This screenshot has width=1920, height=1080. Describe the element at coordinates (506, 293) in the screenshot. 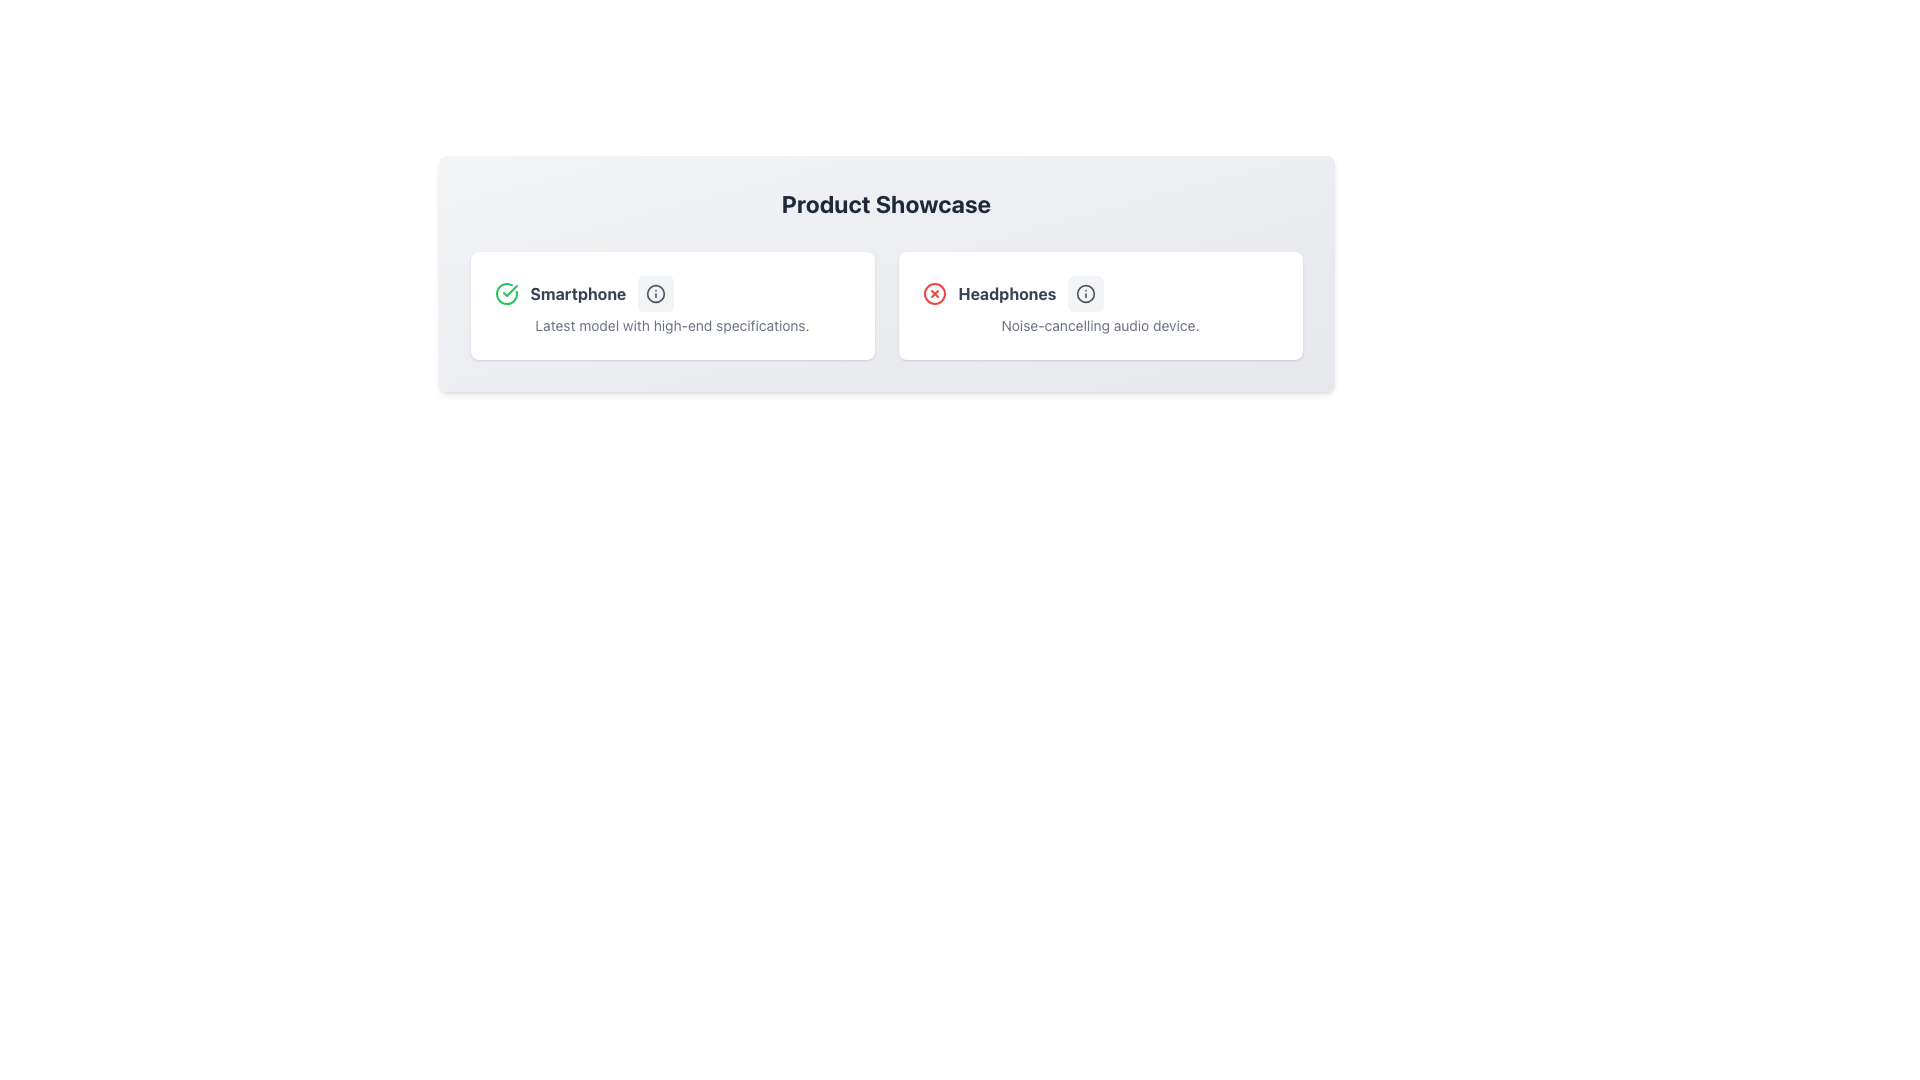

I see `the green circle icon with a white checkmark that indicates success, located to the left of the 'Smartphone' label in the 'Product Showcase' section` at that location.